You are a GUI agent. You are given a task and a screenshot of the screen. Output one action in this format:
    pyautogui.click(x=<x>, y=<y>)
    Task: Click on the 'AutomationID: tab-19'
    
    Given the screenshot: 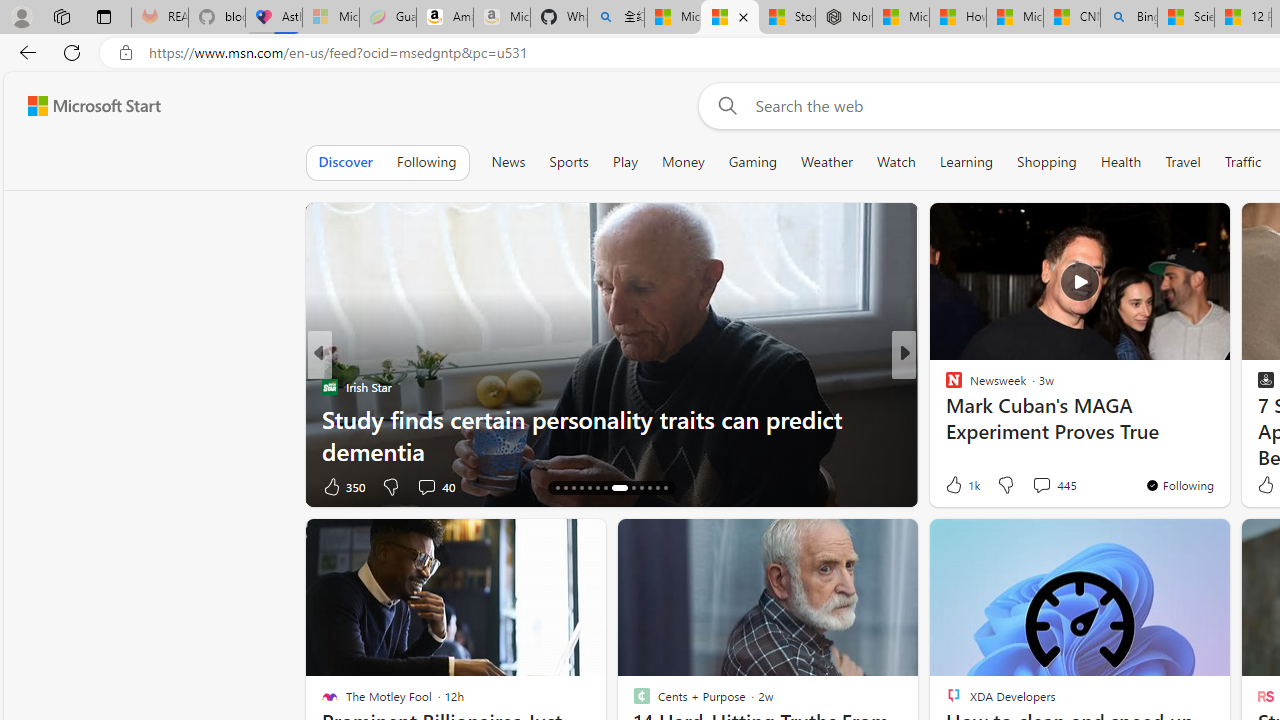 What is the action you would take?
    pyautogui.click(x=596, y=488)
    